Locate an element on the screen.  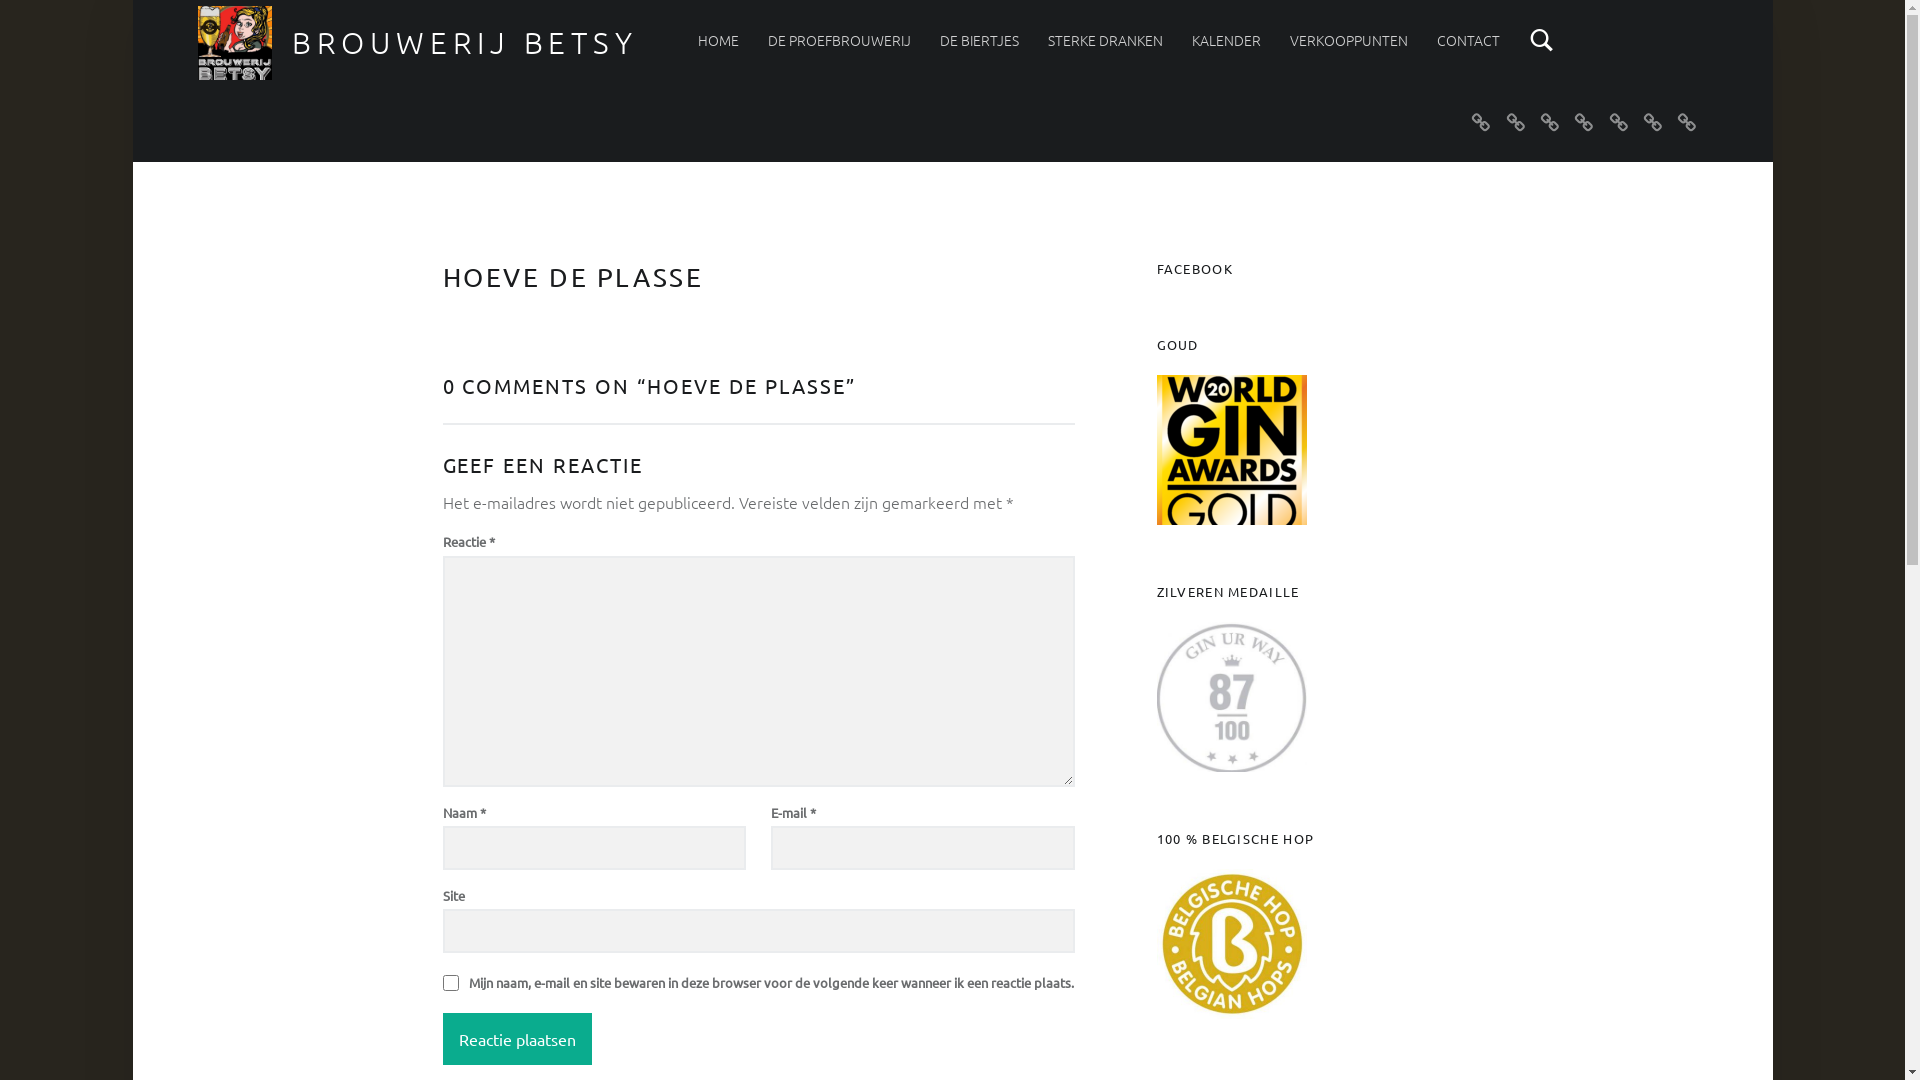
'Search' is located at coordinates (1528, 39).